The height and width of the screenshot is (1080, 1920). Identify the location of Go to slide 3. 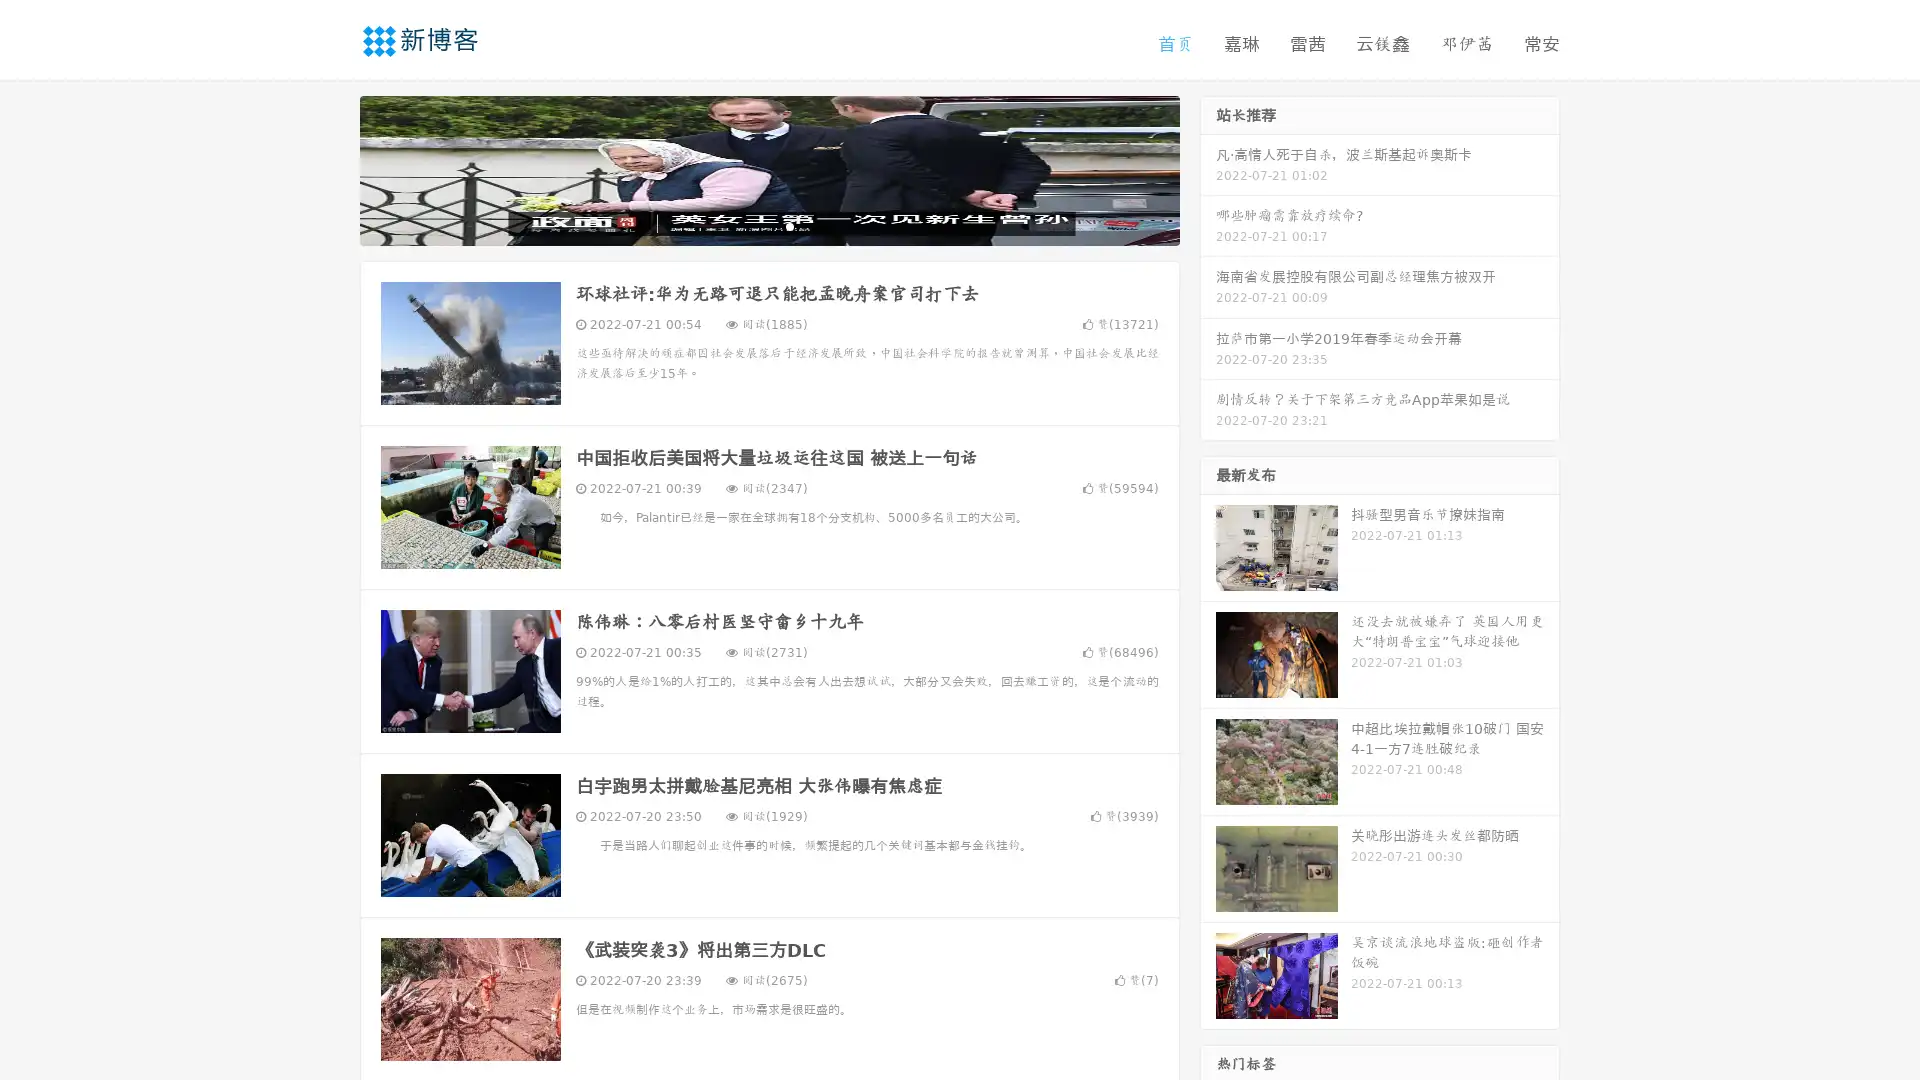
(789, 225).